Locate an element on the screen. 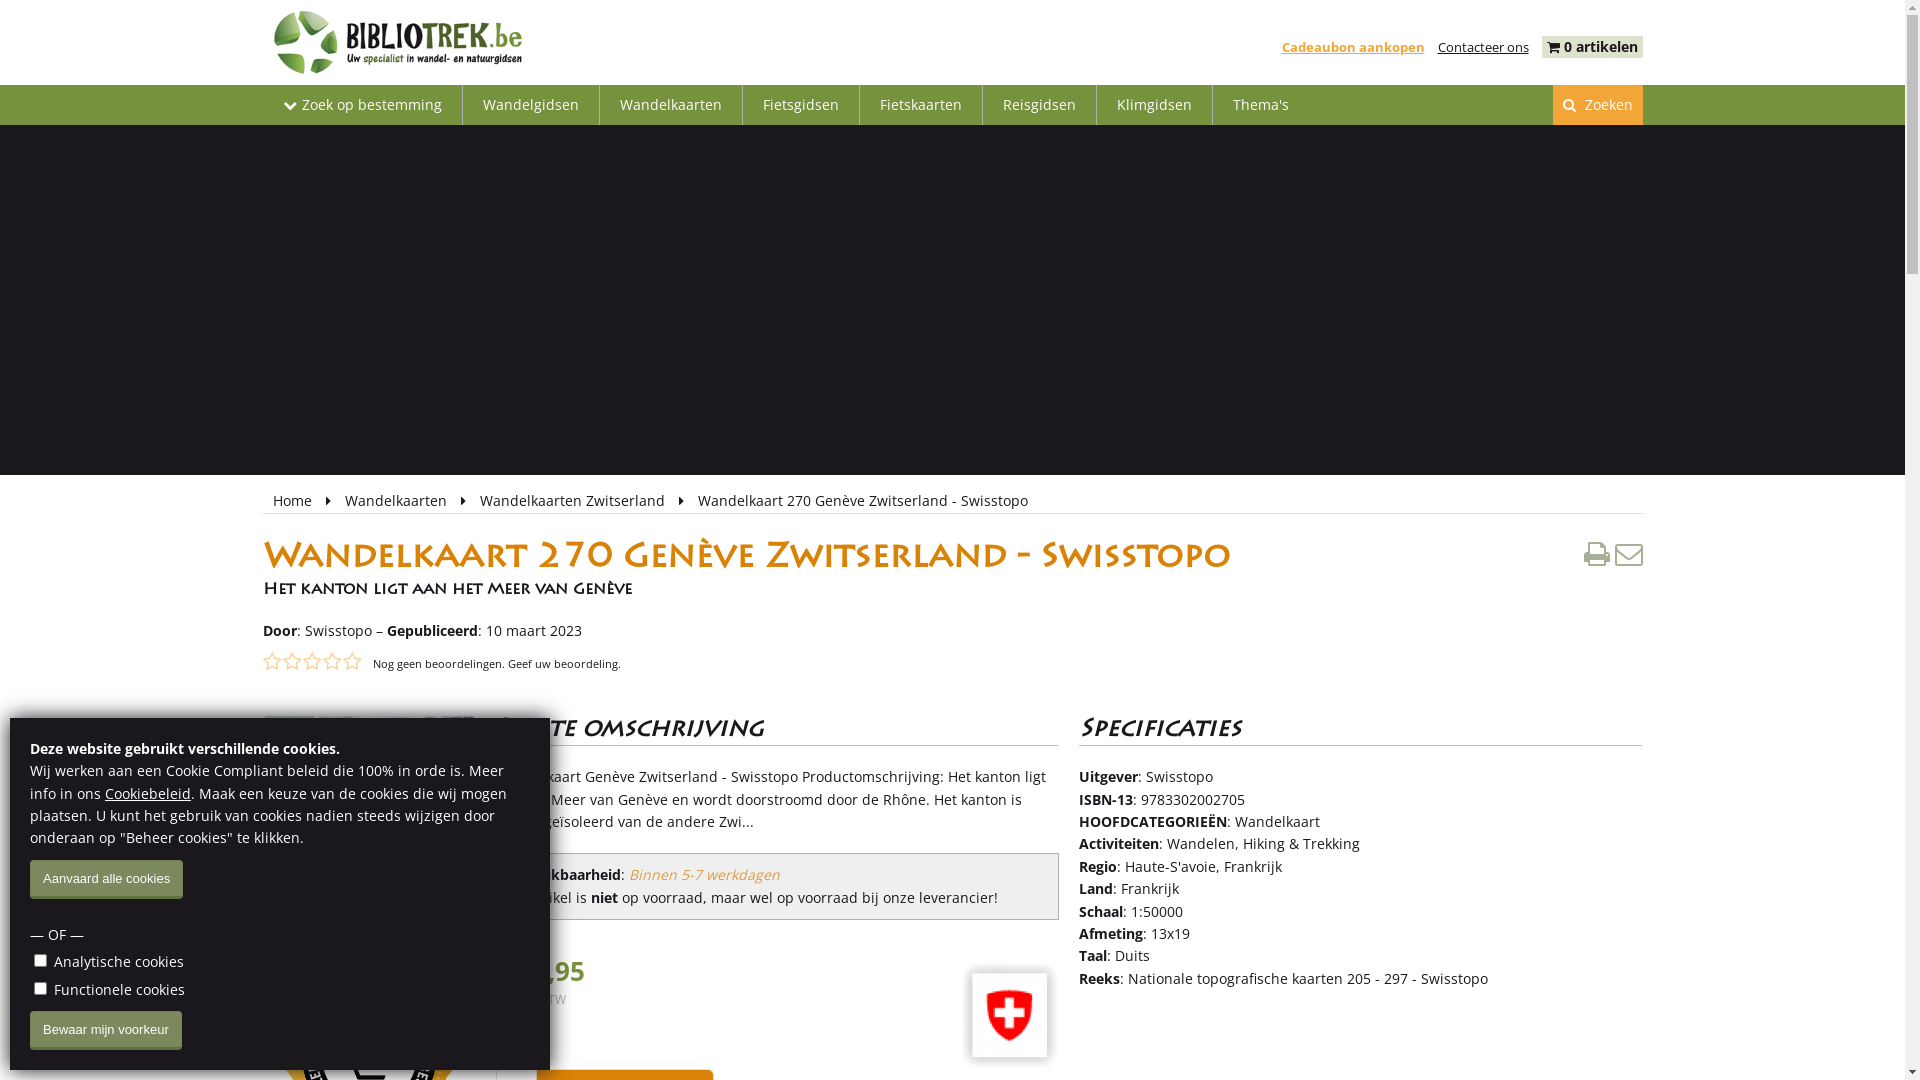  'Aanvaard alle cookies' is located at coordinates (105, 878).